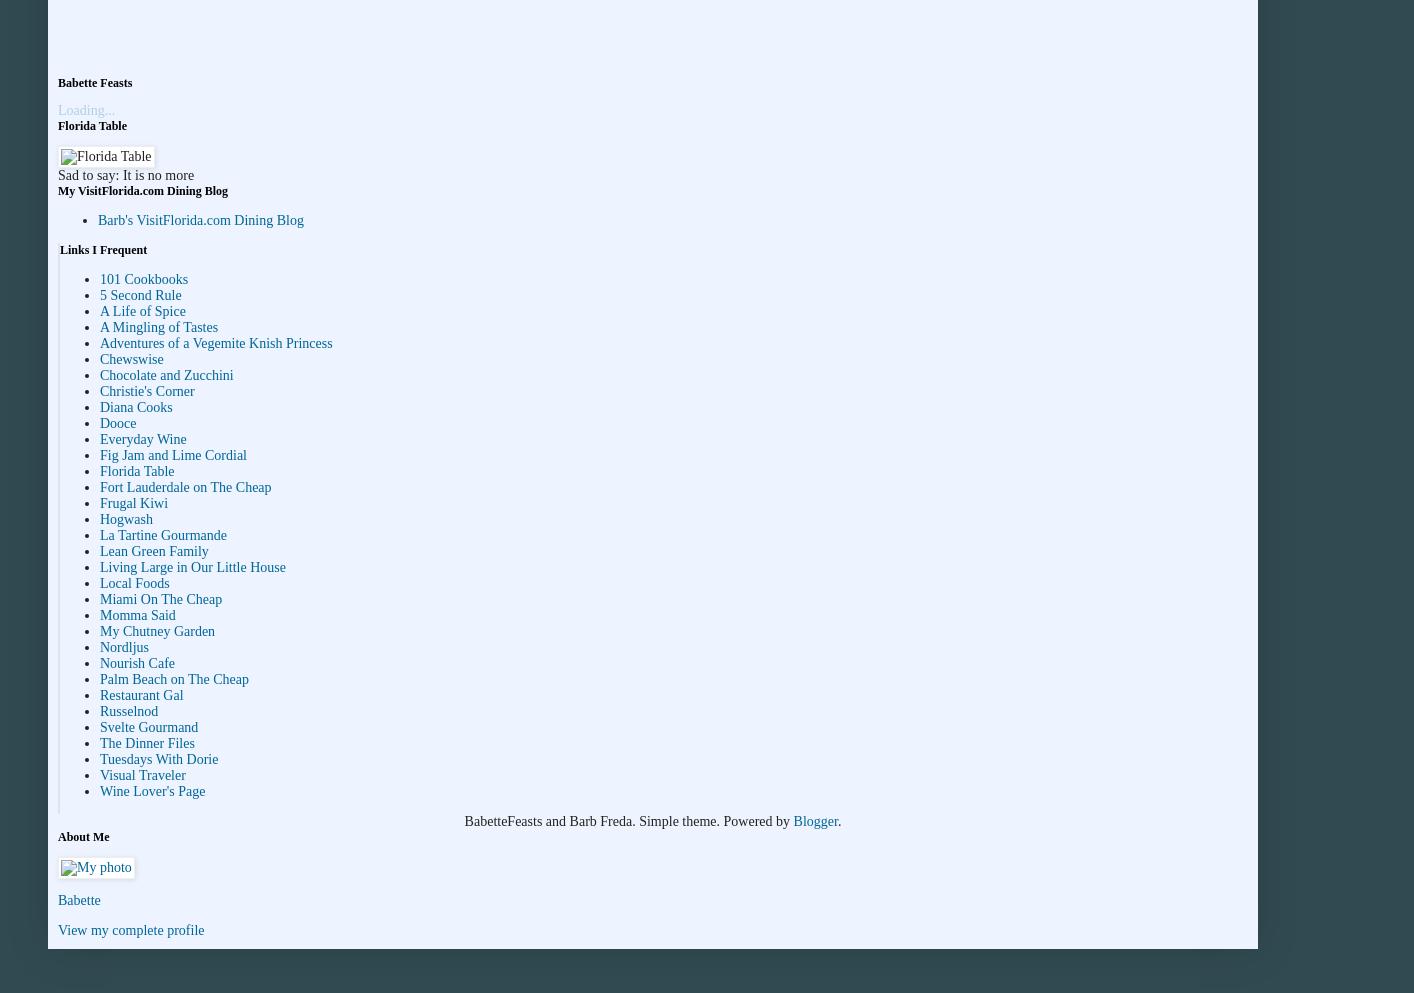 The width and height of the screenshot is (1414, 993). Describe the element at coordinates (838, 821) in the screenshot. I see `'.'` at that location.